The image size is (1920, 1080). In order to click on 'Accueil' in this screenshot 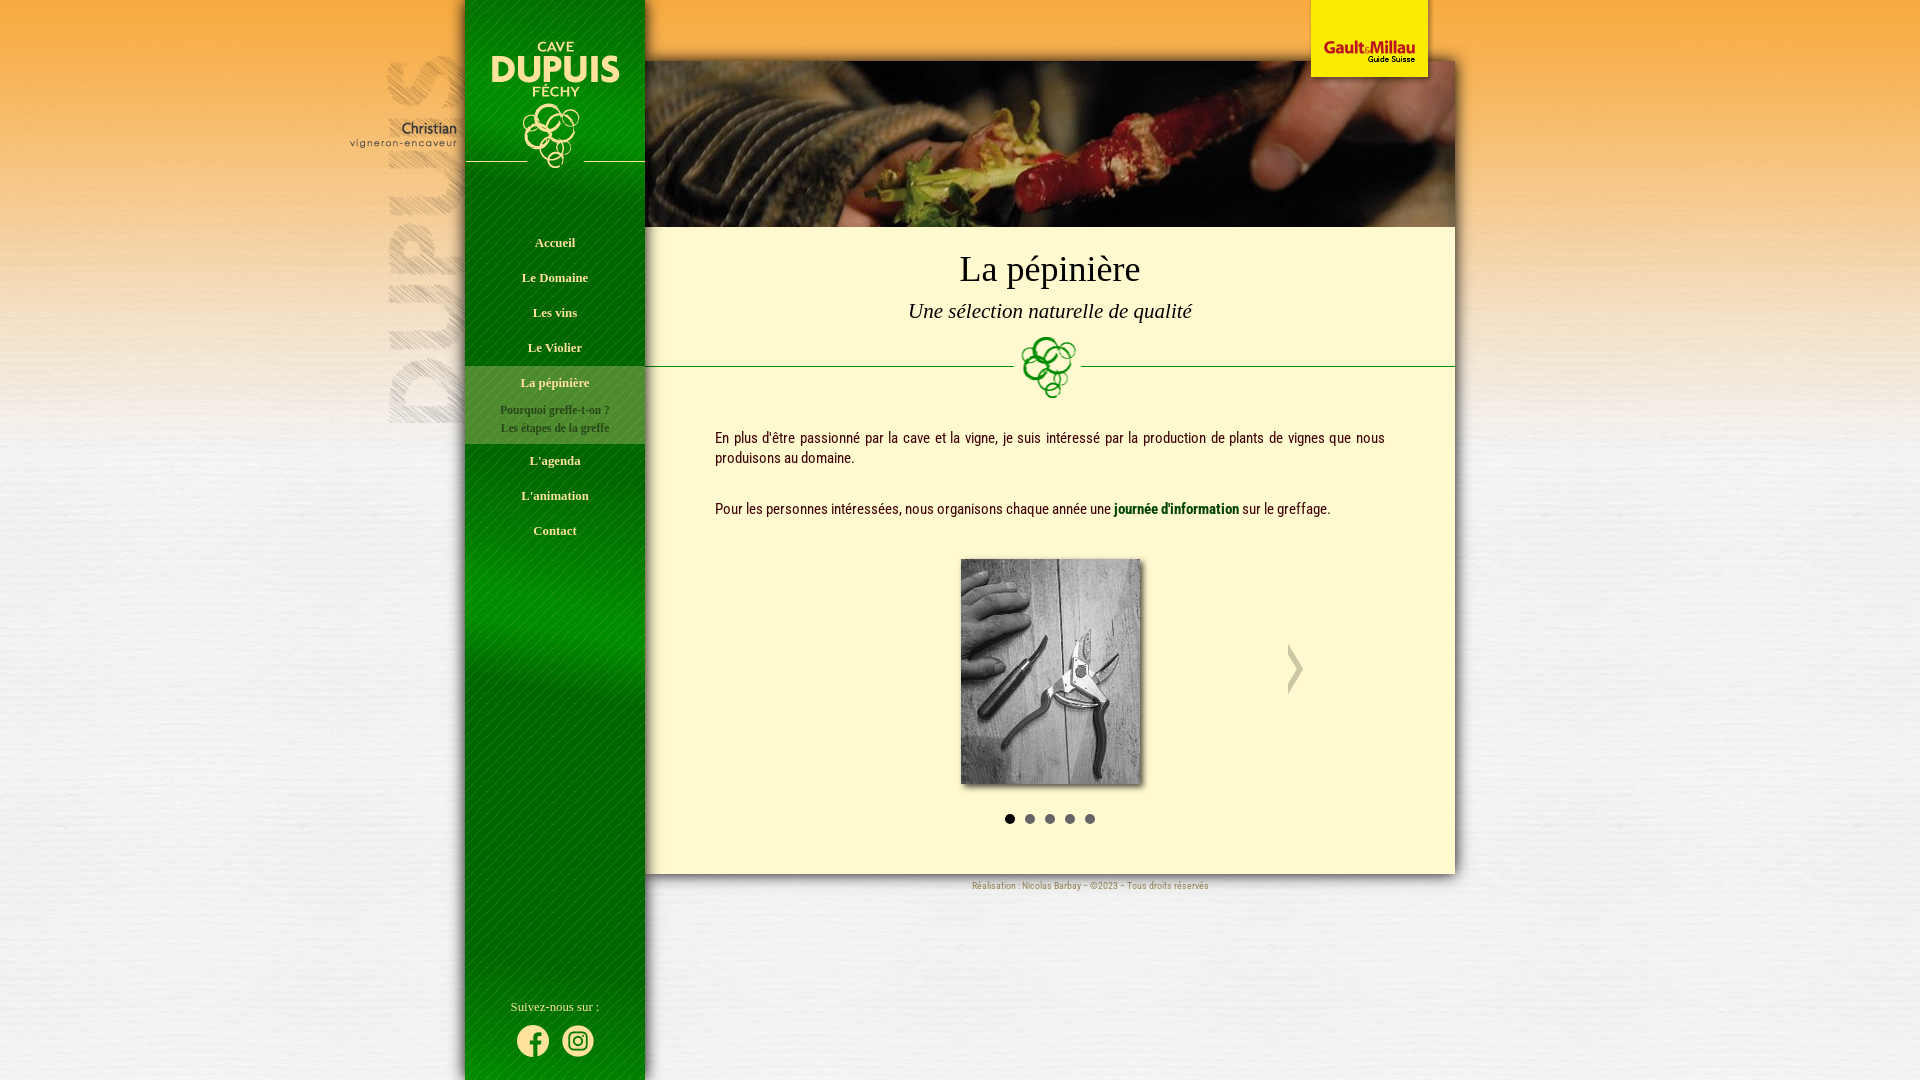, I will do `click(464, 242)`.